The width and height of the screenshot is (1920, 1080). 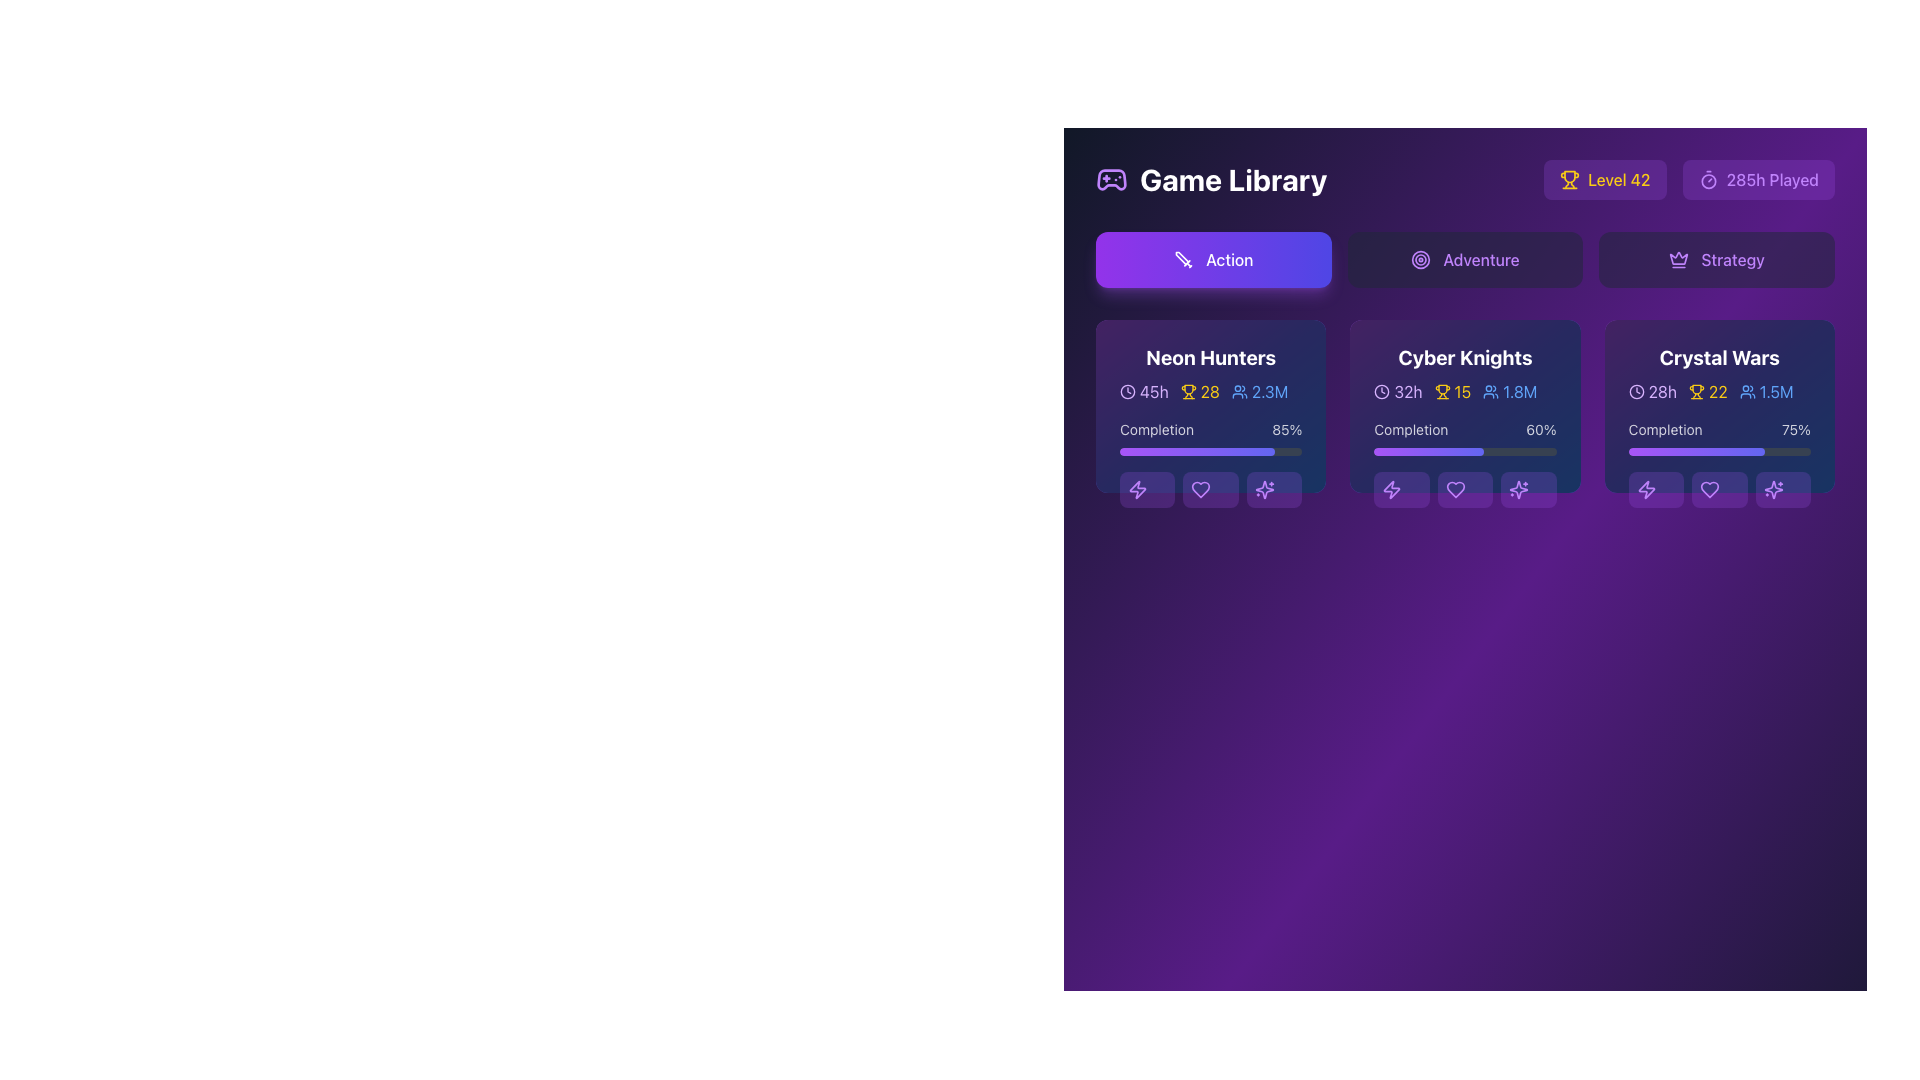 I want to click on the informational display with a progress bar showing 'Completion 75%' located in the bottom section of the 'Crystal Wars' card in the 'Game Library', so click(x=1718, y=463).